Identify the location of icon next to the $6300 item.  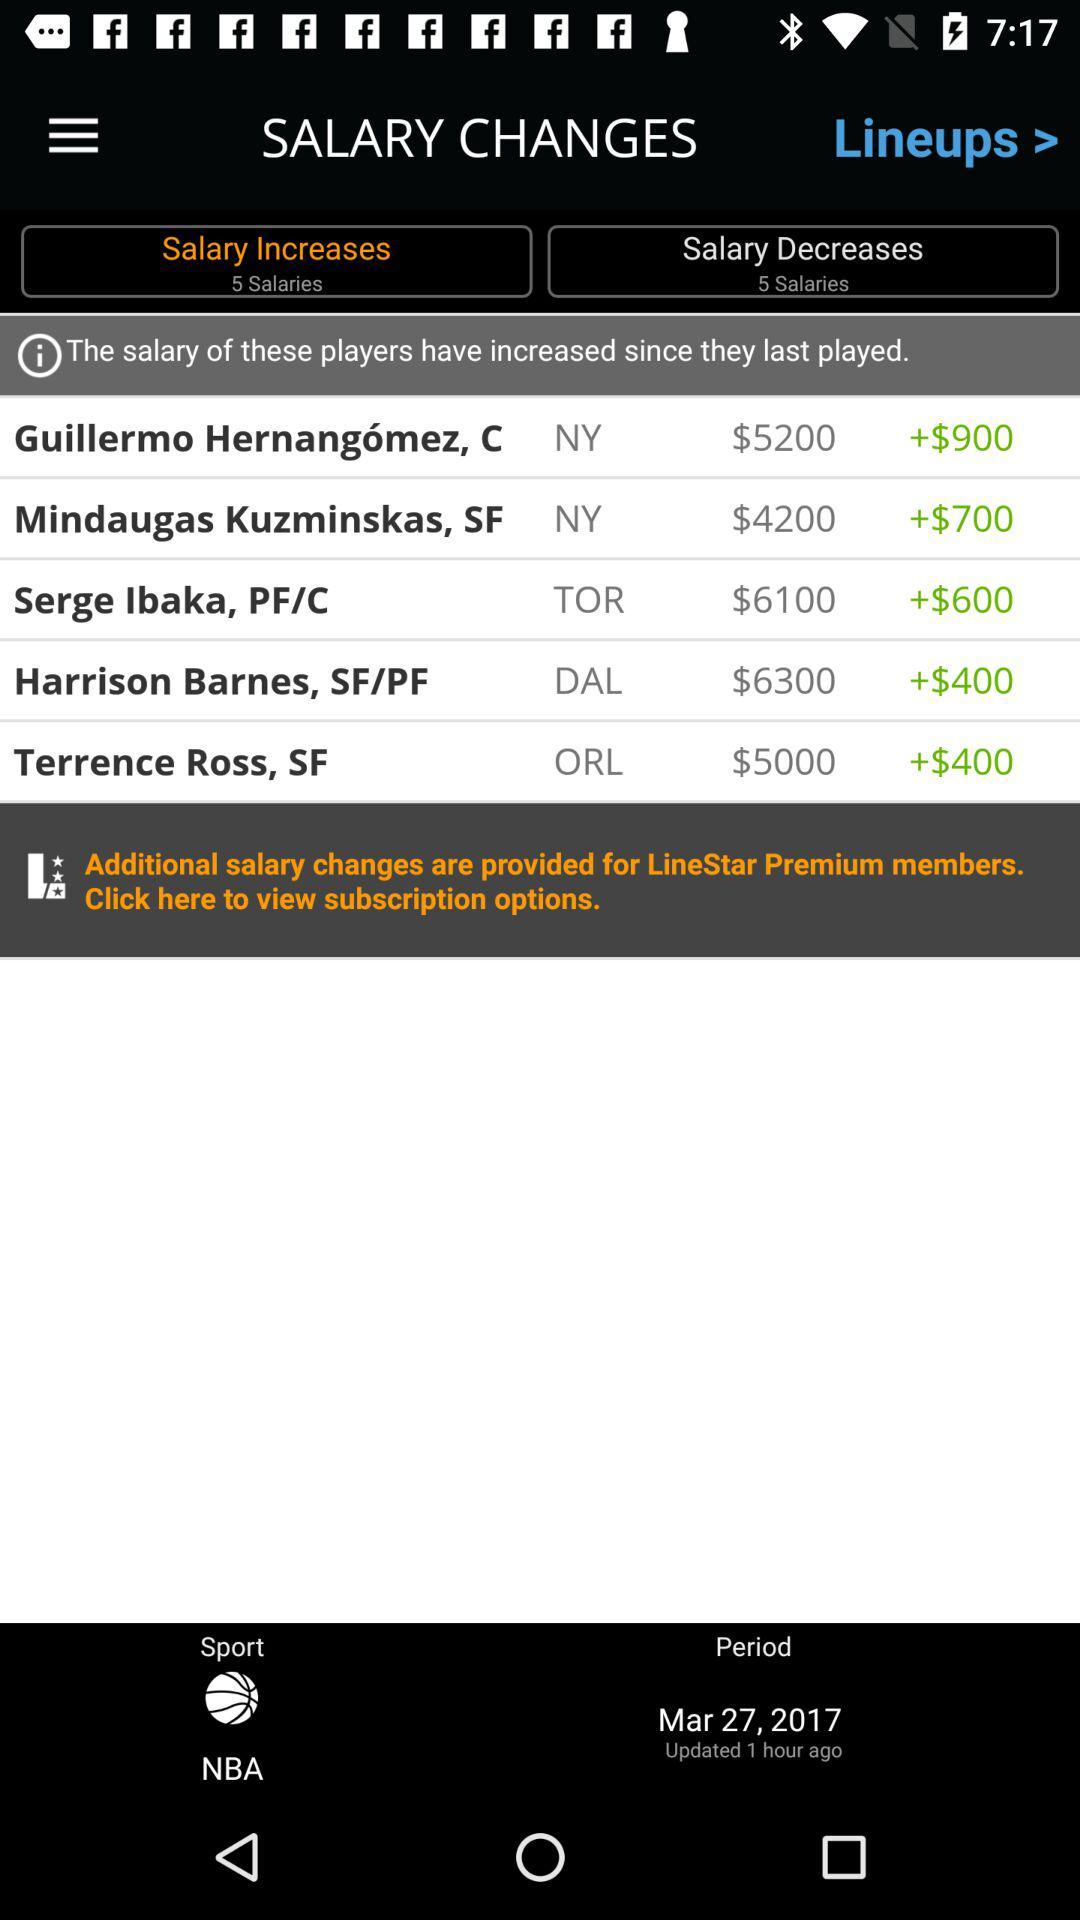
(631, 679).